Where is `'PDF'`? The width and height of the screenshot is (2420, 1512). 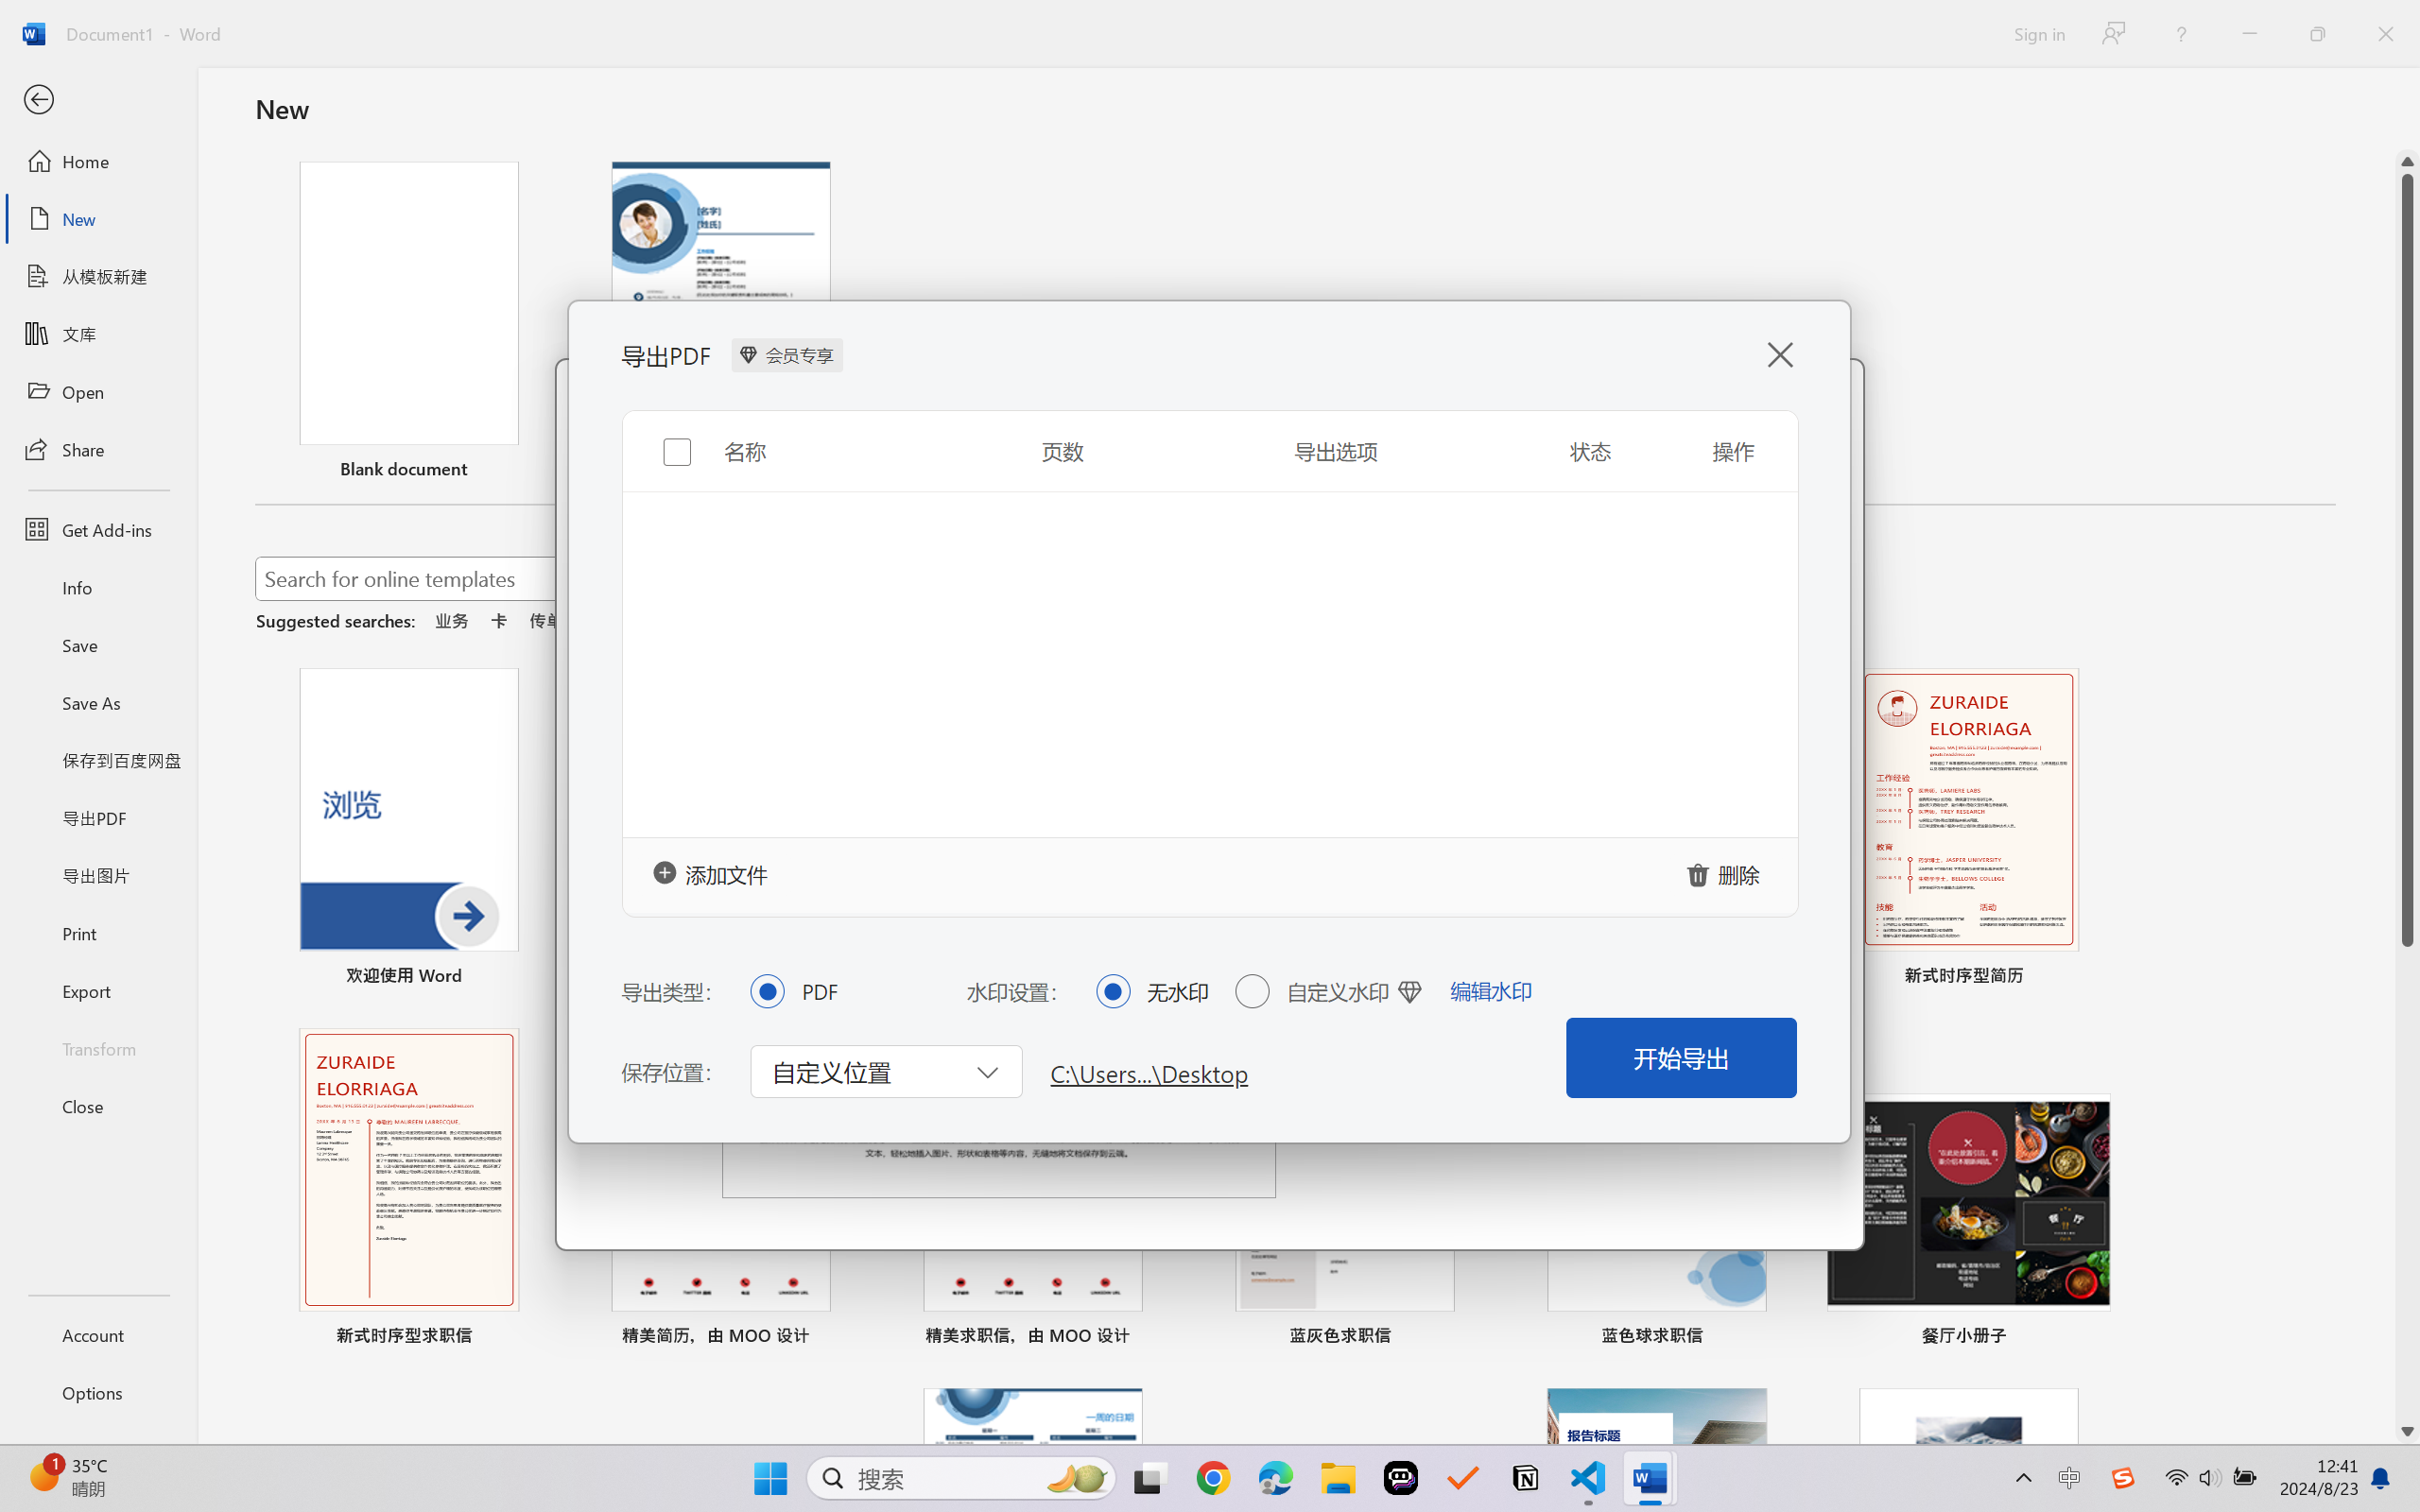
'PDF' is located at coordinates (766, 989).